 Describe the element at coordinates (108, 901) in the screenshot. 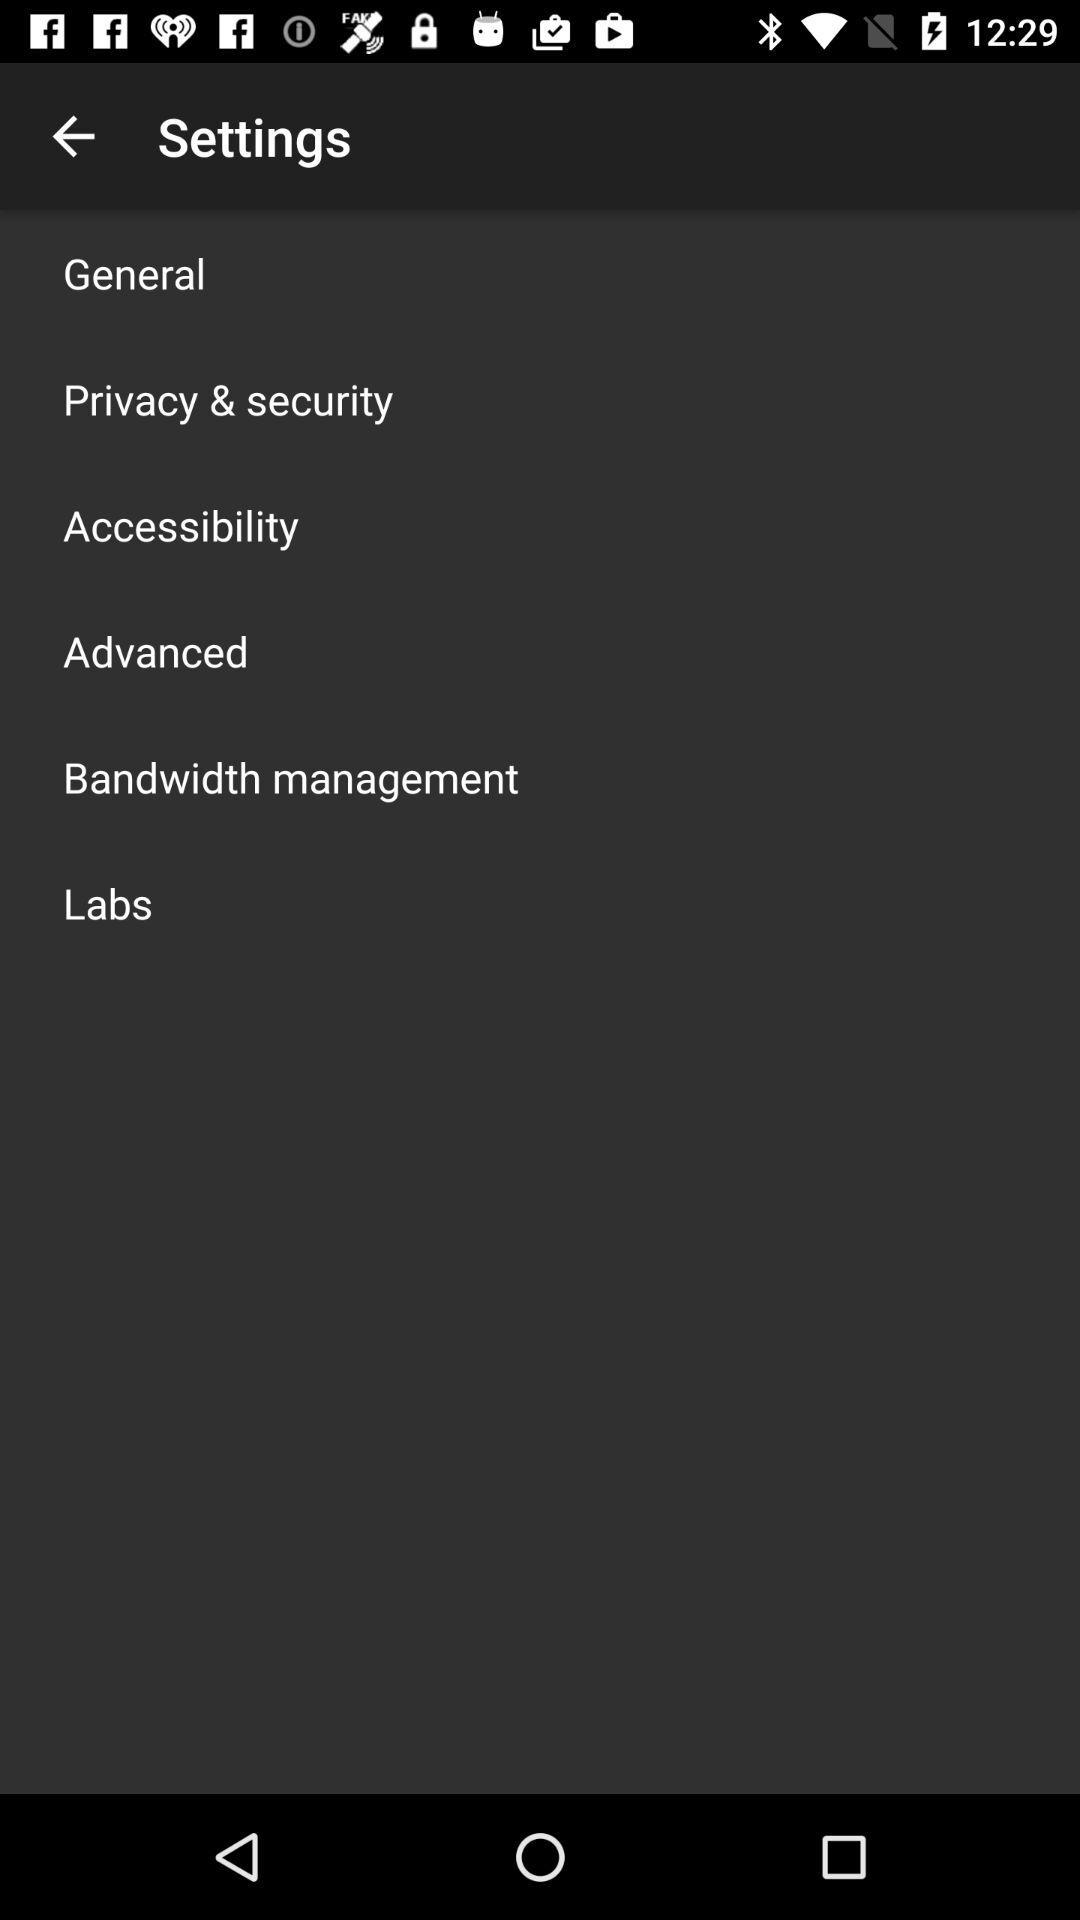

I see `labs` at that location.